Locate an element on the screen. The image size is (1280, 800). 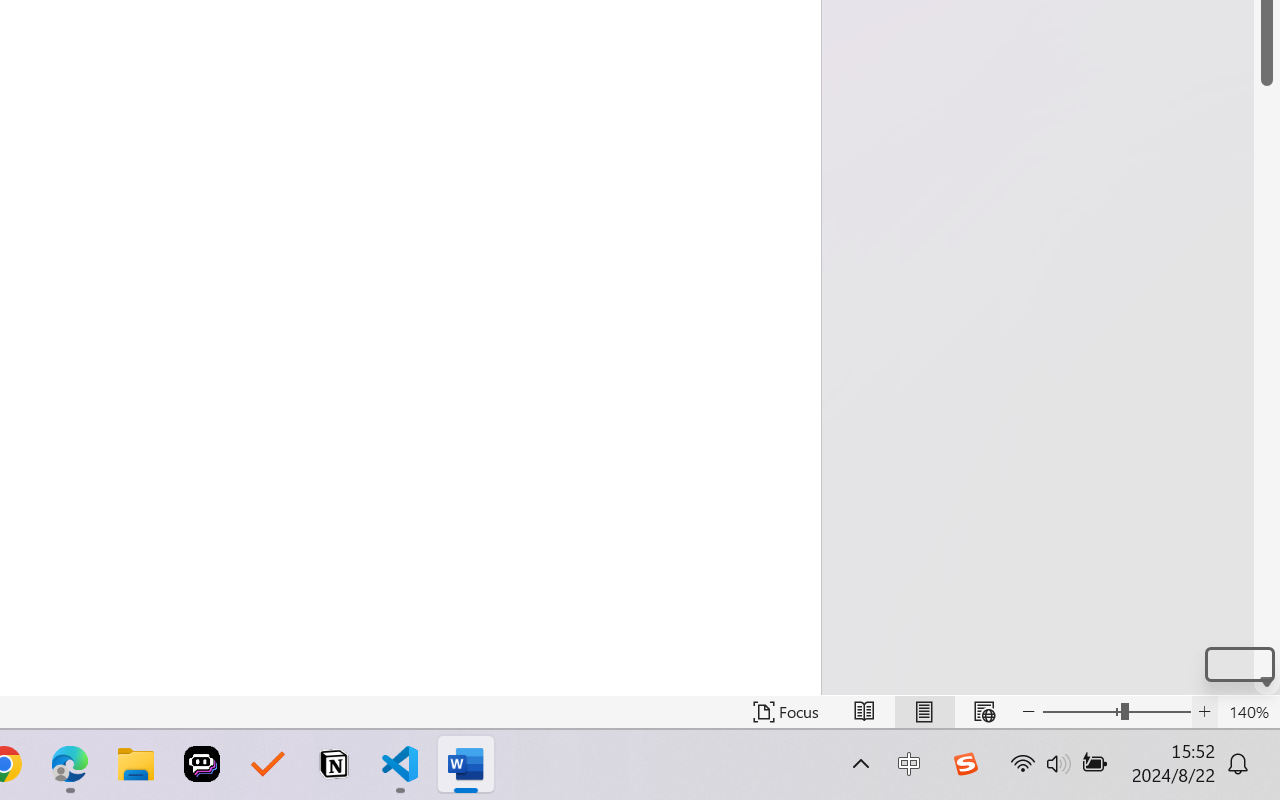
'Print Layout' is located at coordinates (923, 711).